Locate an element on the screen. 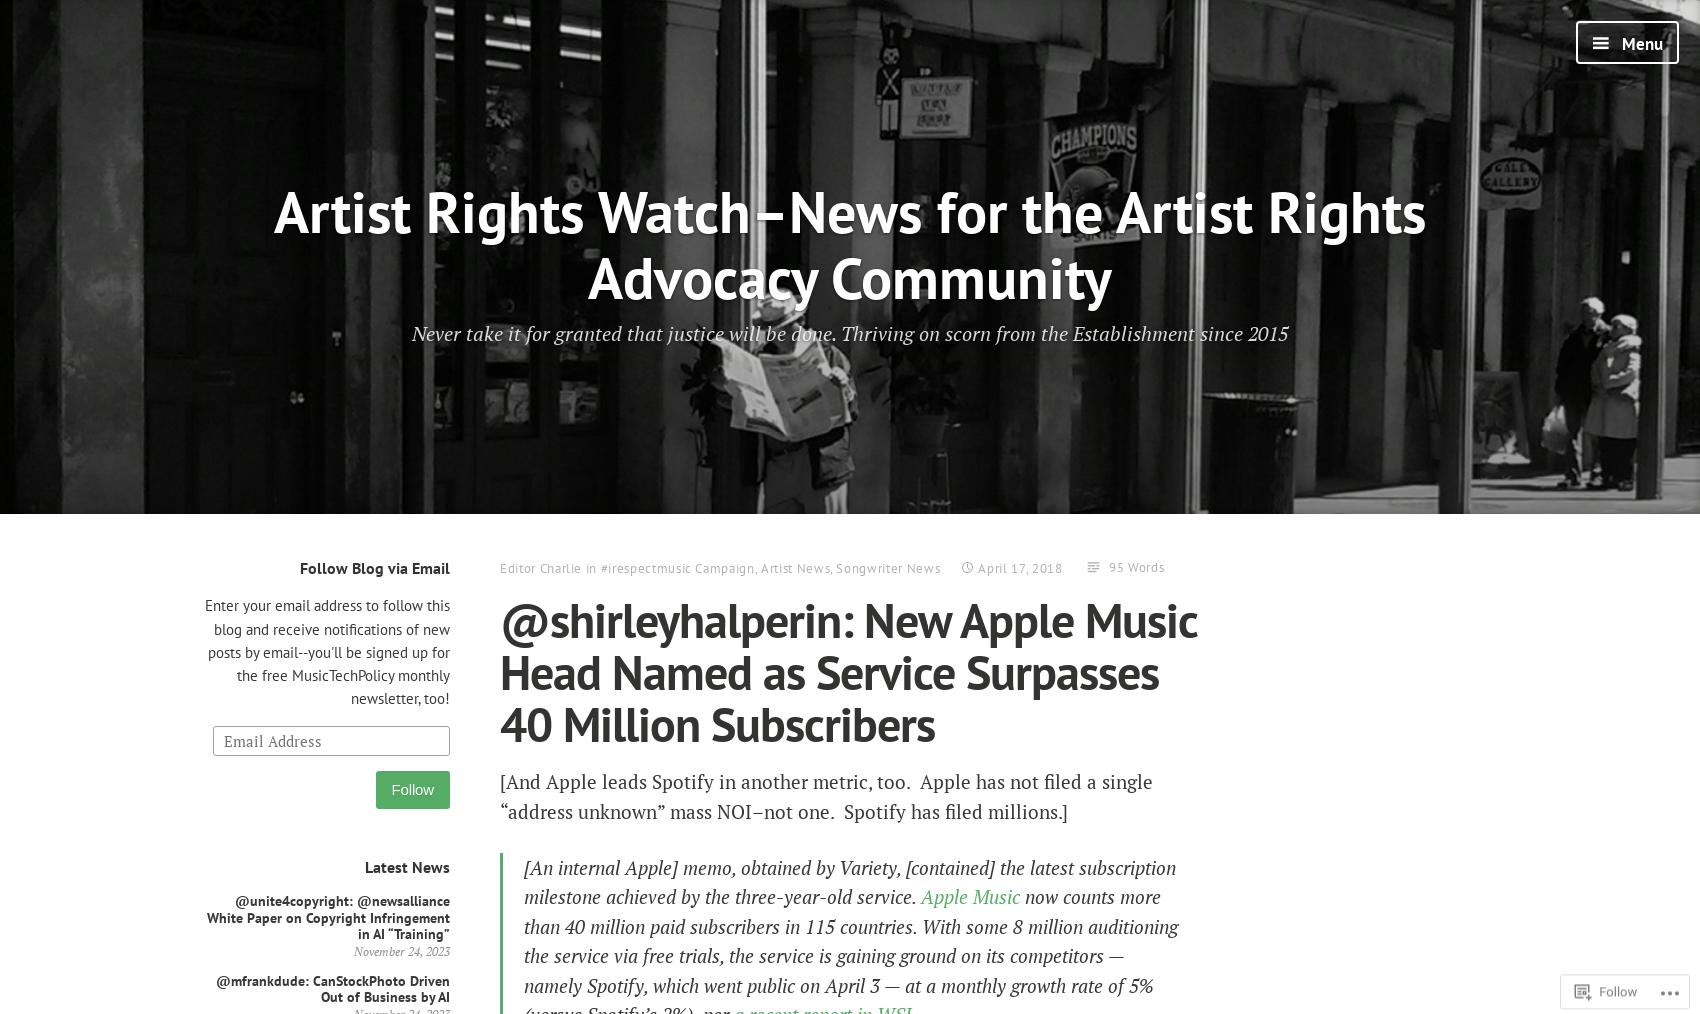 The image size is (1700, 1014). 'Songwriter News' is located at coordinates (888, 567).